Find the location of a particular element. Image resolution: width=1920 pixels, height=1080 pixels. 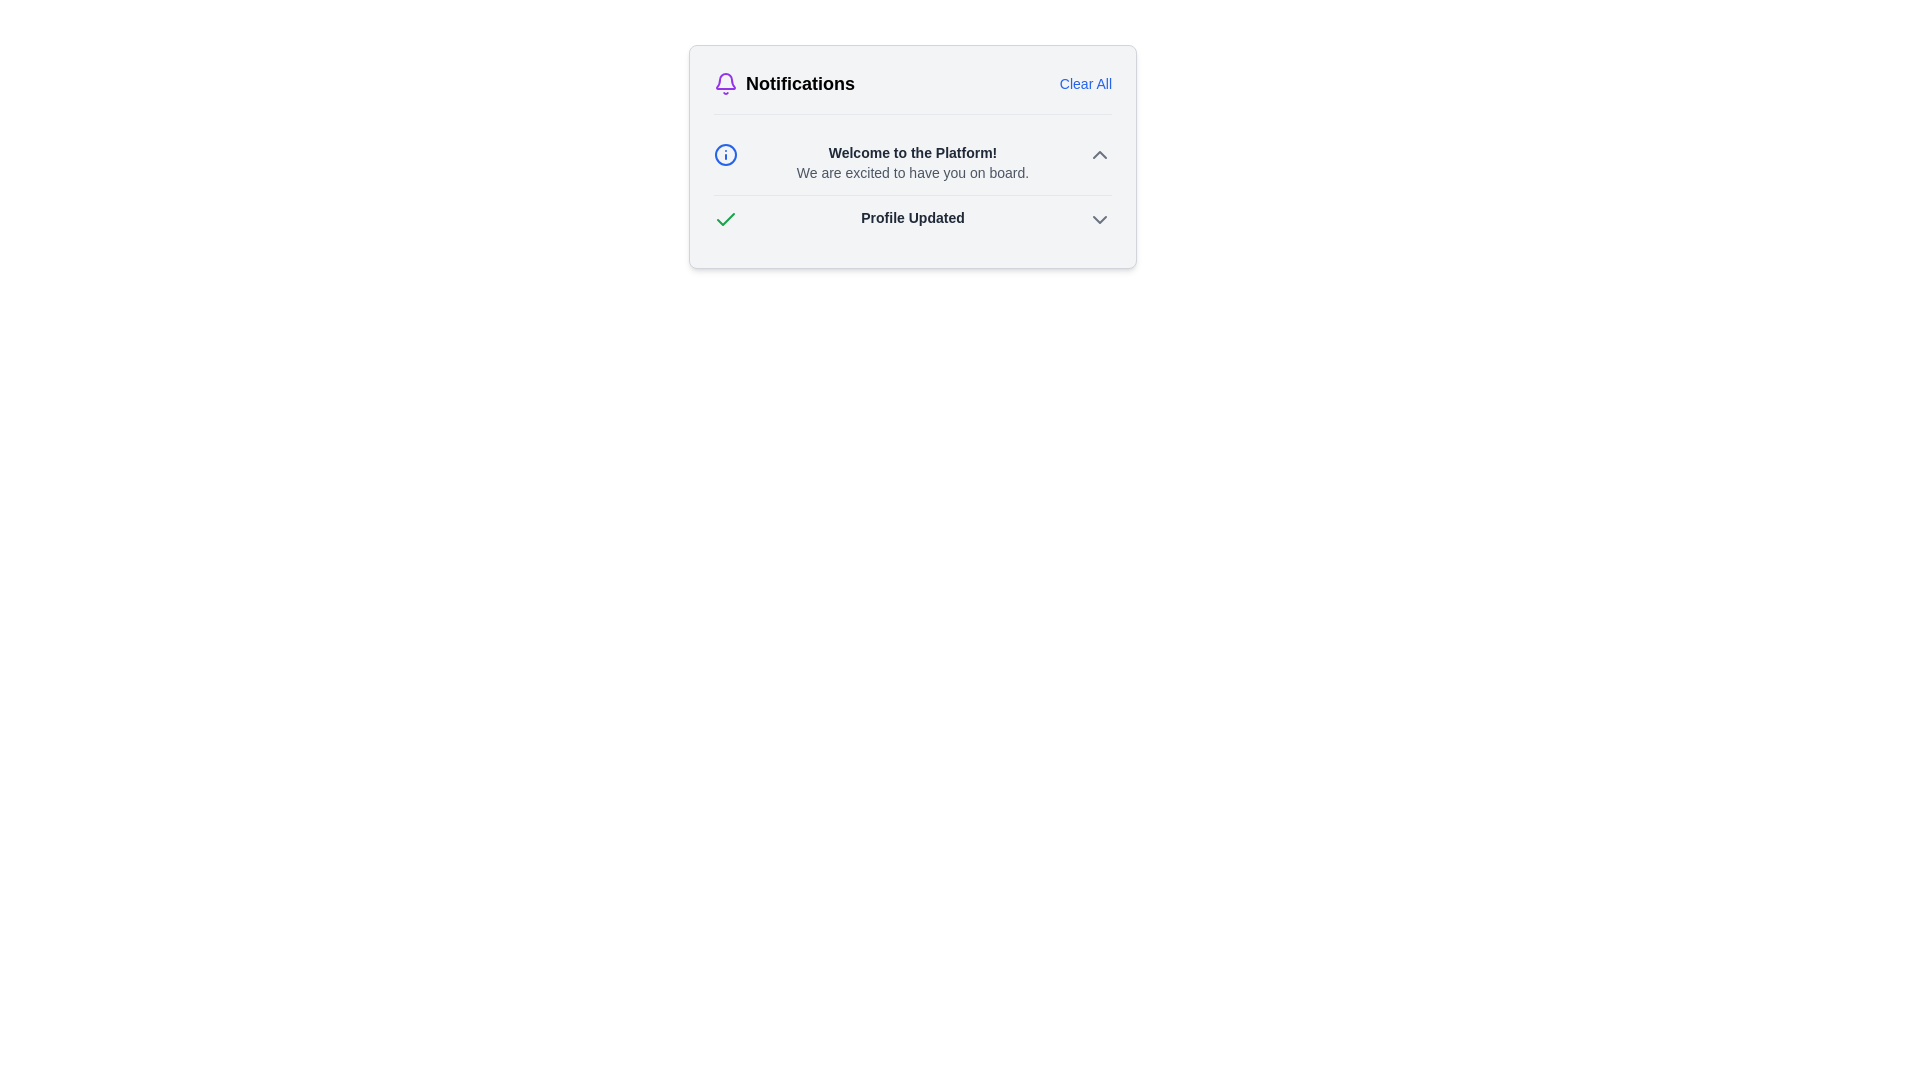

the text label that displays 'Welcome to the Platform!', which is styled in bold black text and located in the notification segment above the descriptive text is located at coordinates (911, 152).